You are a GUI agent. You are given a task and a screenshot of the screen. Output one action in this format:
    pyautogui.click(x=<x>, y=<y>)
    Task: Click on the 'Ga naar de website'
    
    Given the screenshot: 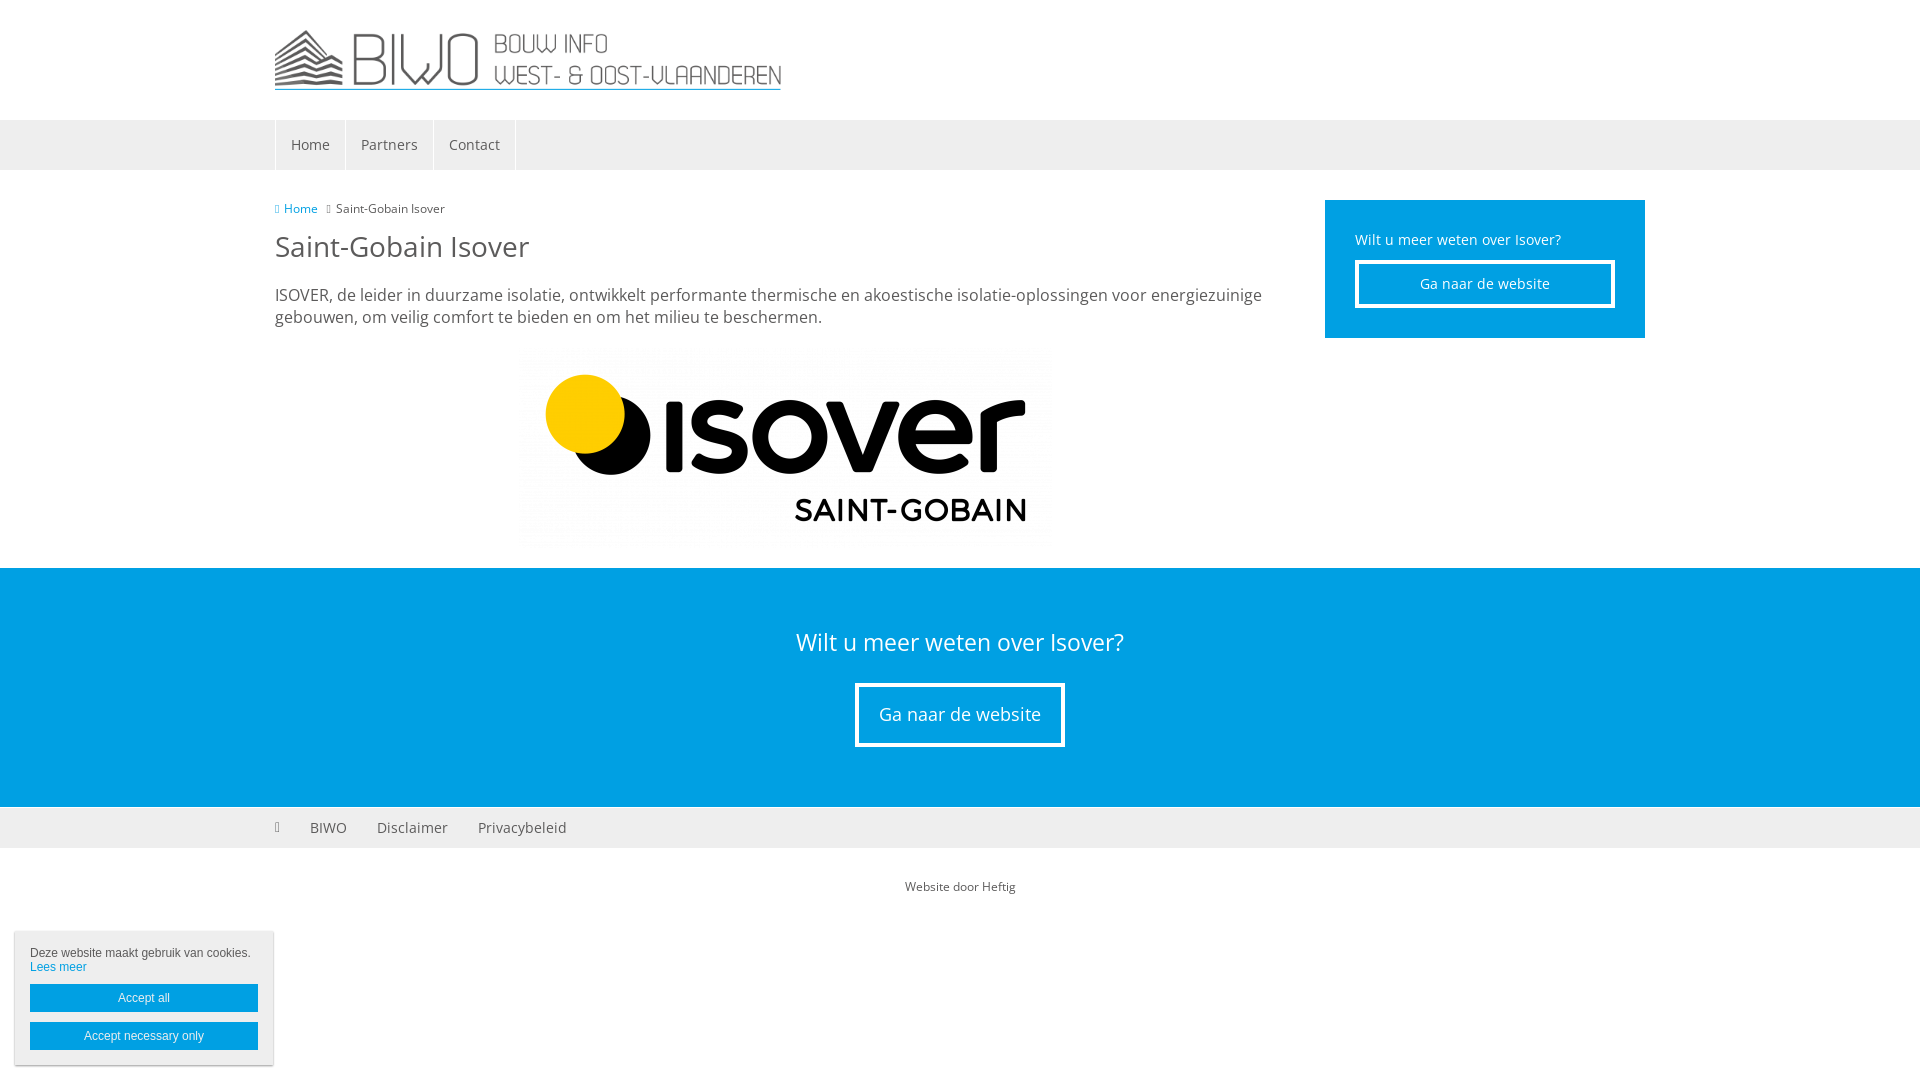 What is the action you would take?
    pyautogui.click(x=1484, y=284)
    